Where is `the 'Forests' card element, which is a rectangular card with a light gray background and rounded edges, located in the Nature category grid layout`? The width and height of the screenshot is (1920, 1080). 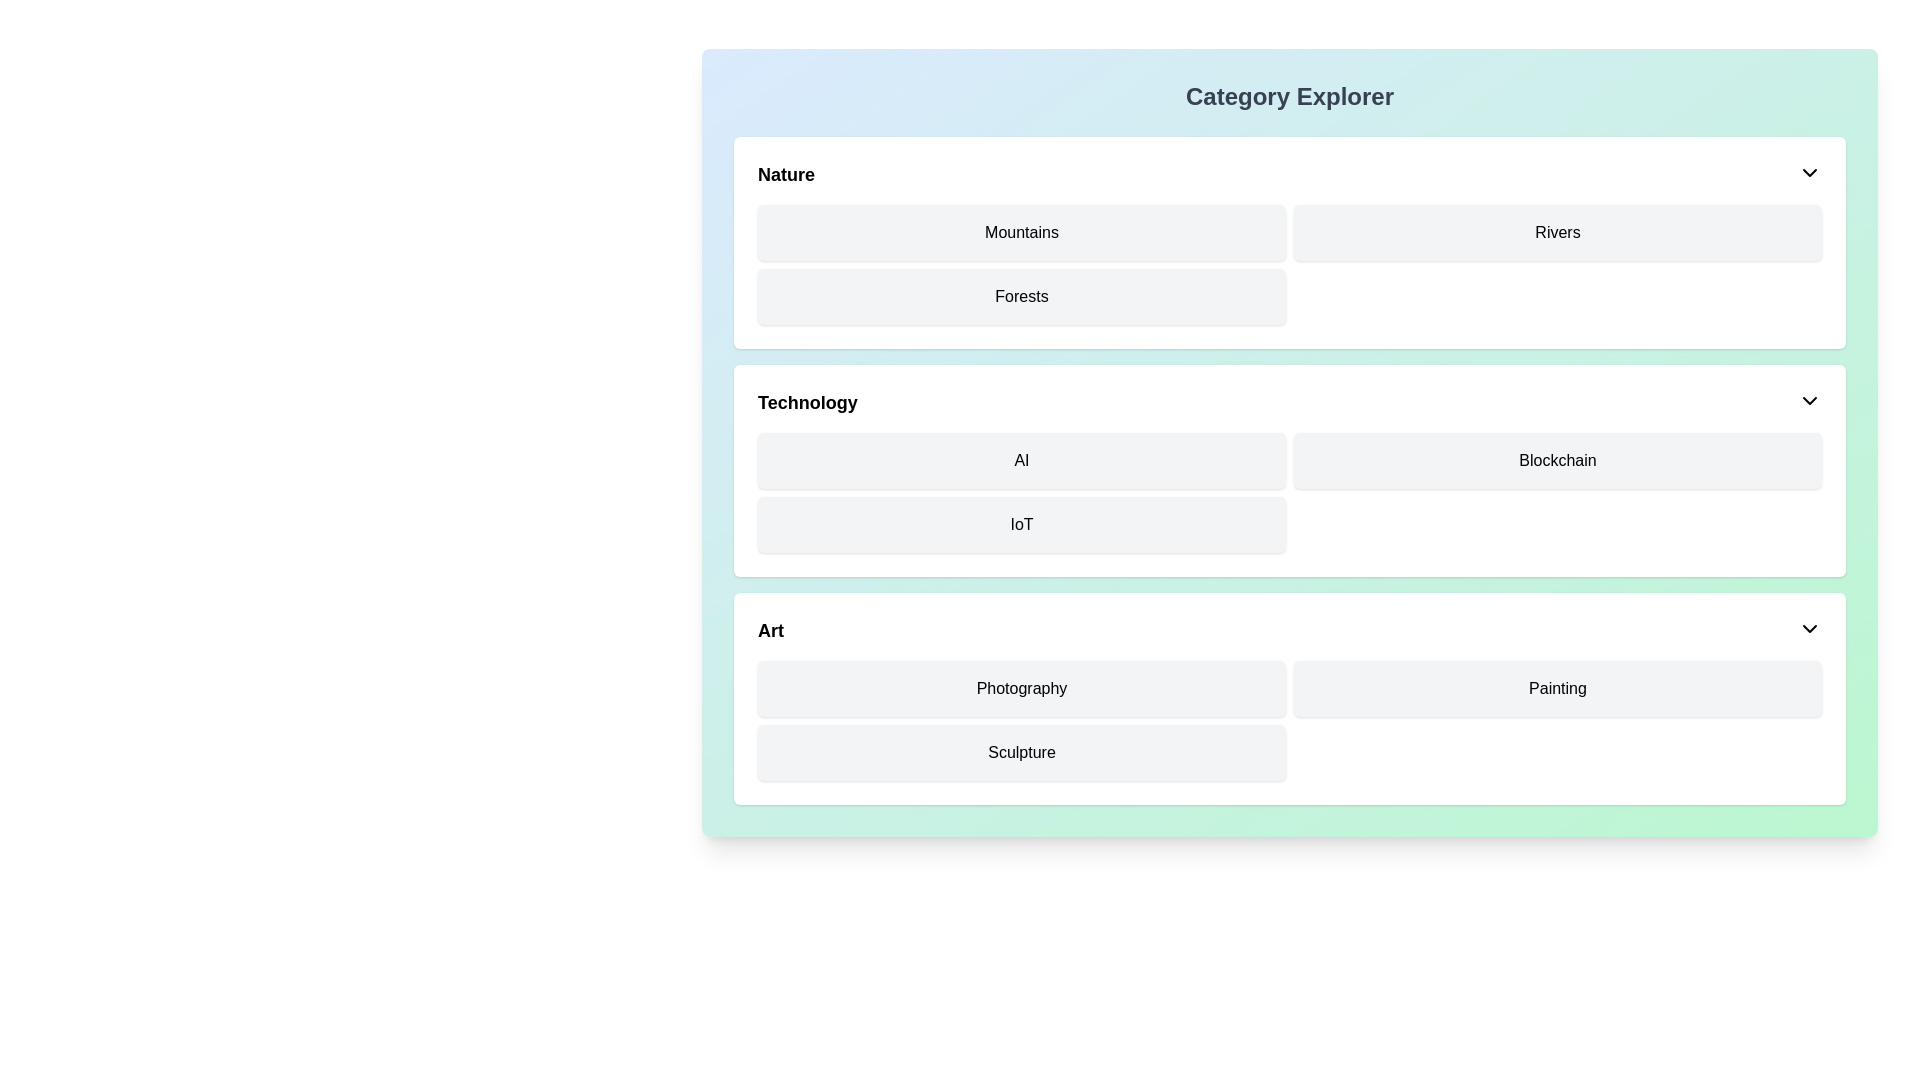
the 'Forests' card element, which is a rectangular card with a light gray background and rounded edges, located in the Nature category grid layout is located at coordinates (1022, 297).